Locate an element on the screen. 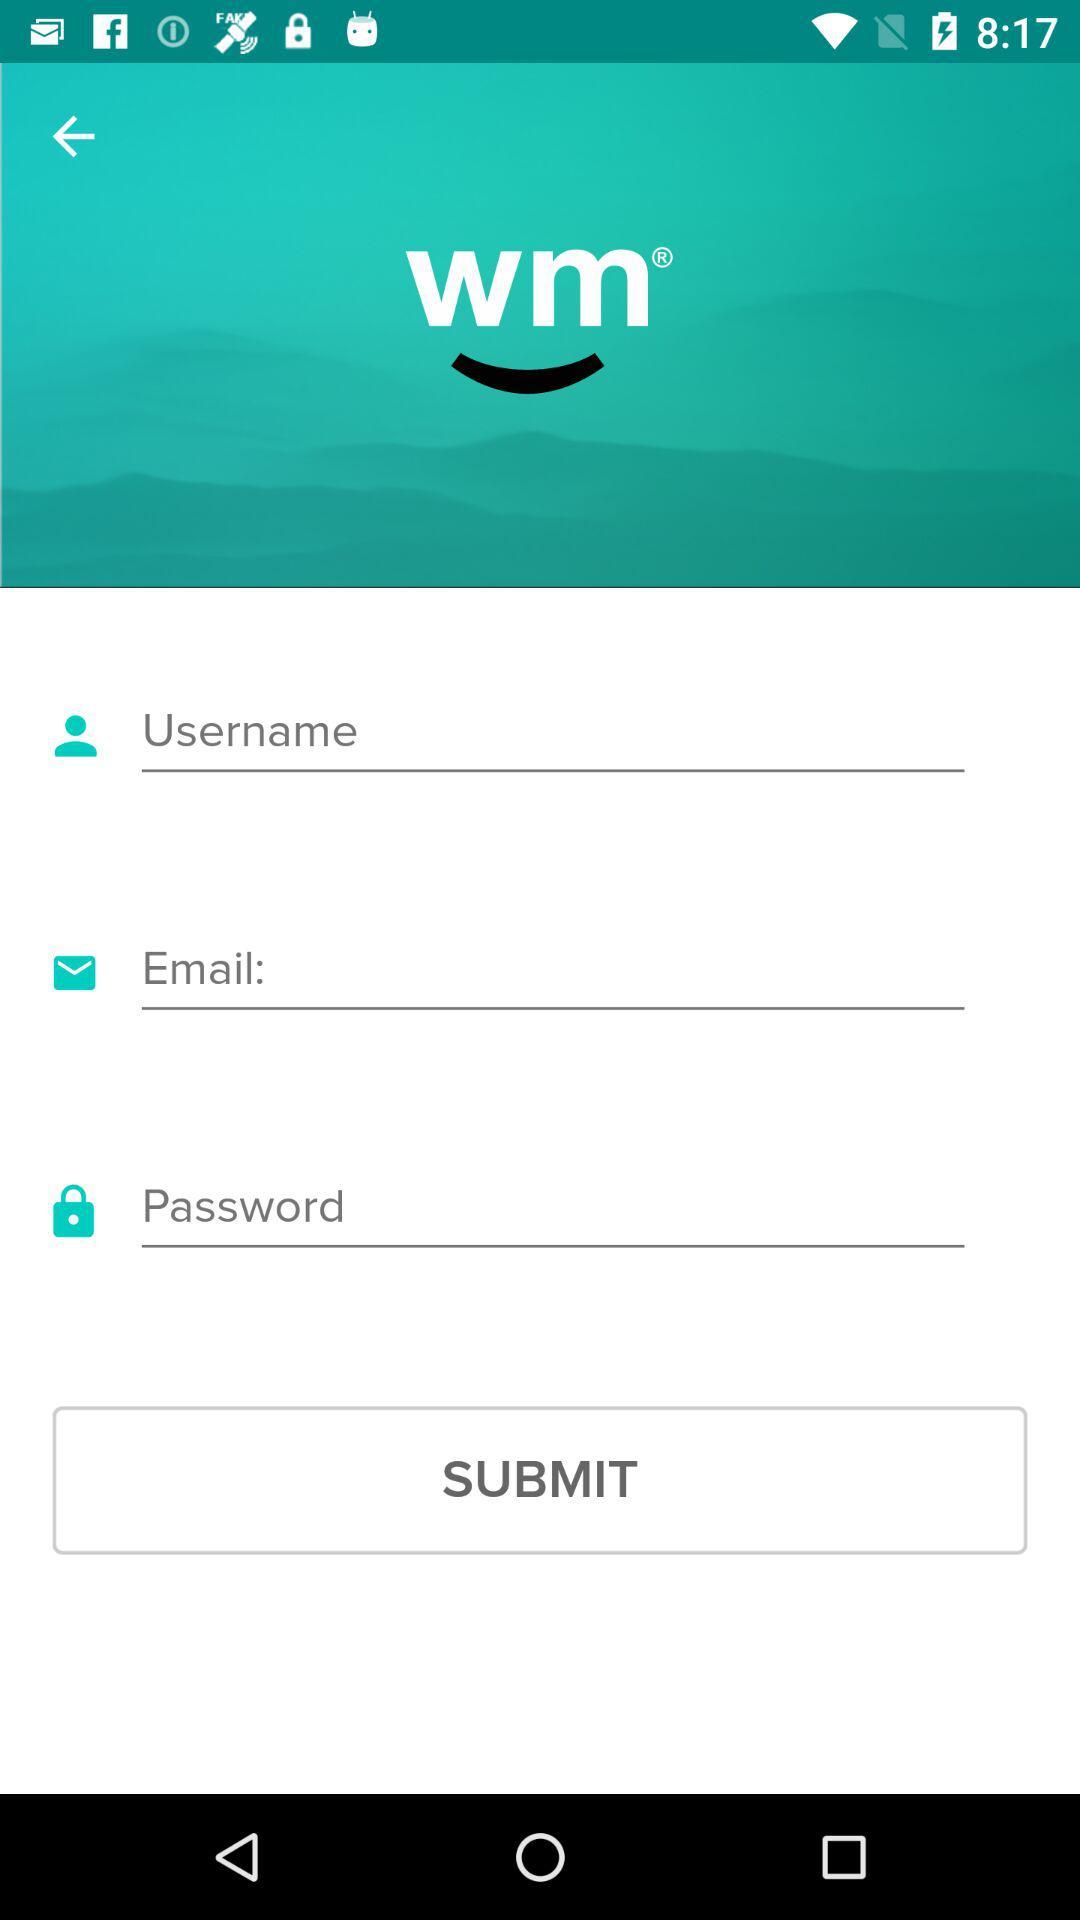 The height and width of the screenshot is (1920, 1080). submit is located at coordinates (540, 1480).